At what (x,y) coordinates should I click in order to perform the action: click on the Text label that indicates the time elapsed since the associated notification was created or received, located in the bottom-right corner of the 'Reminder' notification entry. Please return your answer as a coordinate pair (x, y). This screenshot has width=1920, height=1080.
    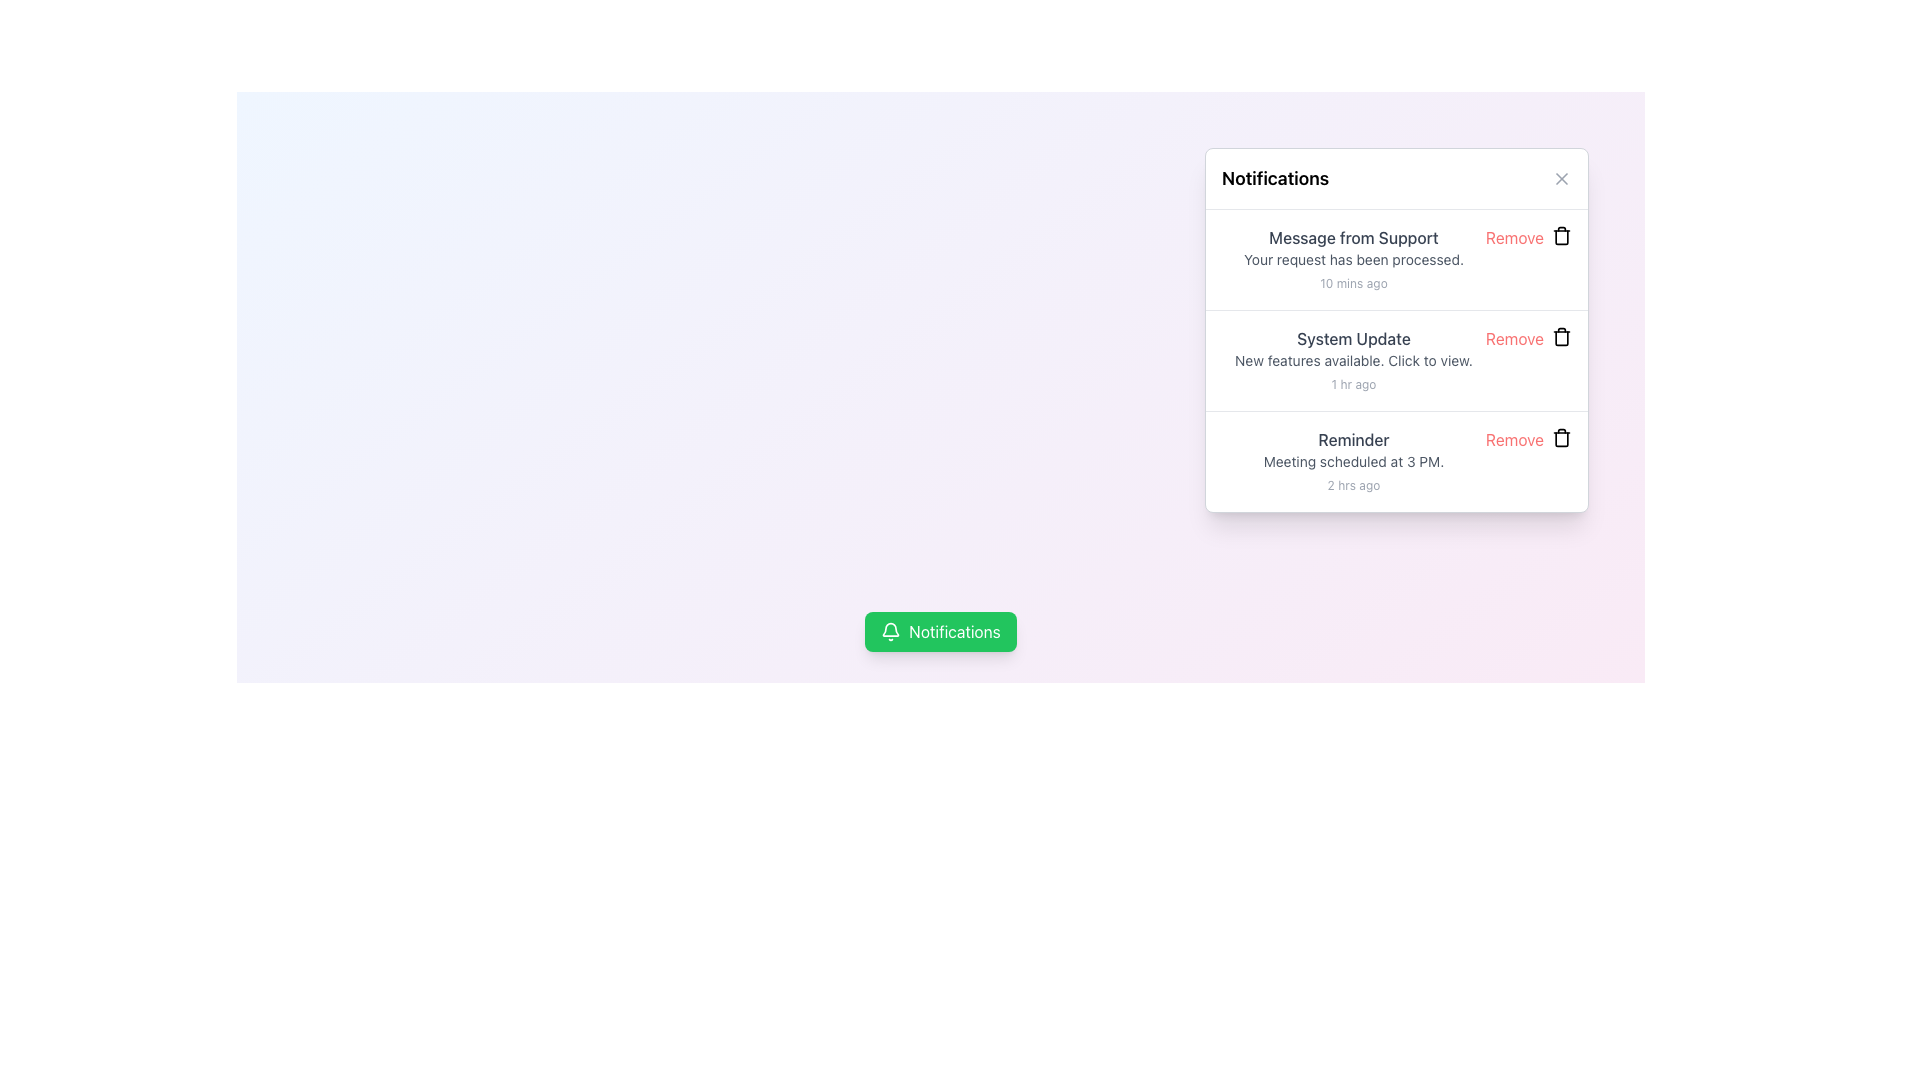
    Looking at the image, I should click on (1353, 485).